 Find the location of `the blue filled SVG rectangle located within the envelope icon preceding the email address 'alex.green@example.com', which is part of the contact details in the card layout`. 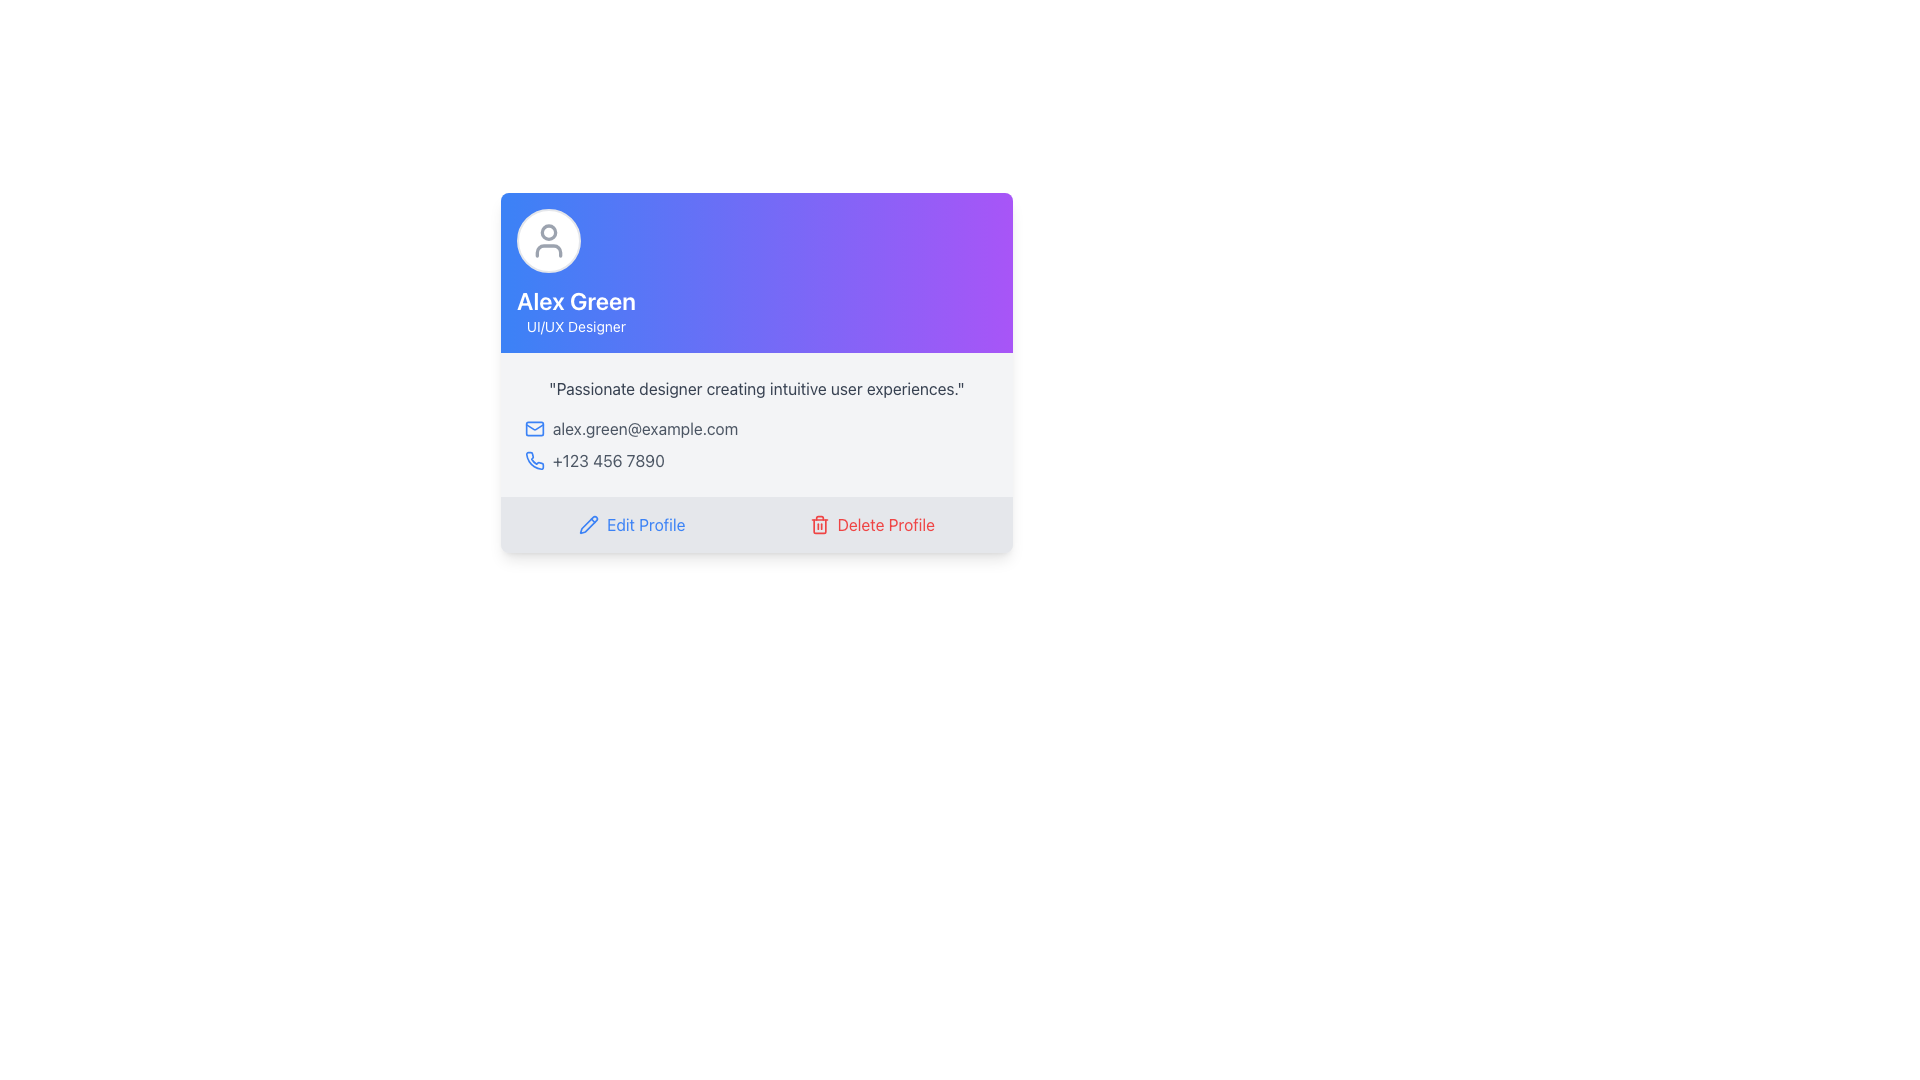

the blue filled SVG rectangle located within the envelope icon preceding the email address 'alex.green@example.com', which is part of the contact details in the card layout is located at coordinates (534, 427).